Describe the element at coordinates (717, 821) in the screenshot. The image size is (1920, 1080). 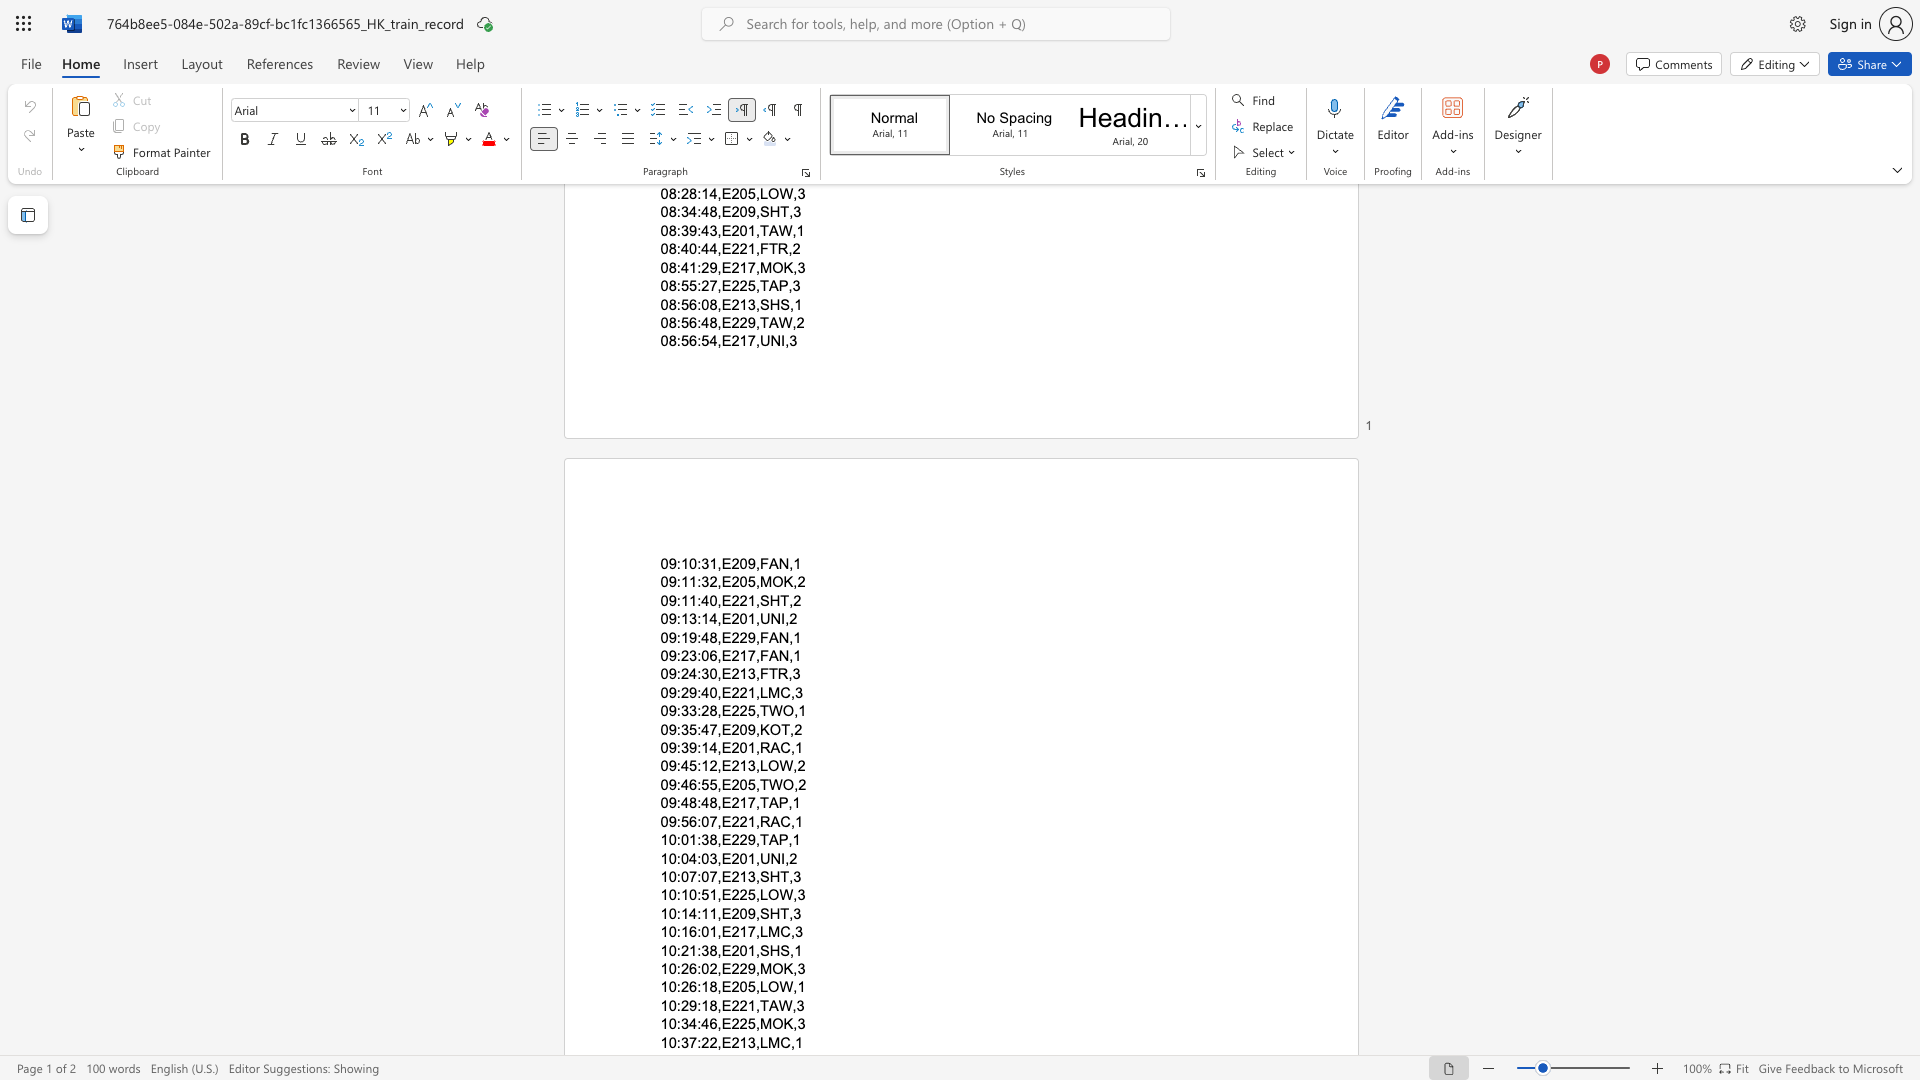
I see `the subset text ",E221,RAC," within the text "09:56:07,E221,RAC,1"` at that location.